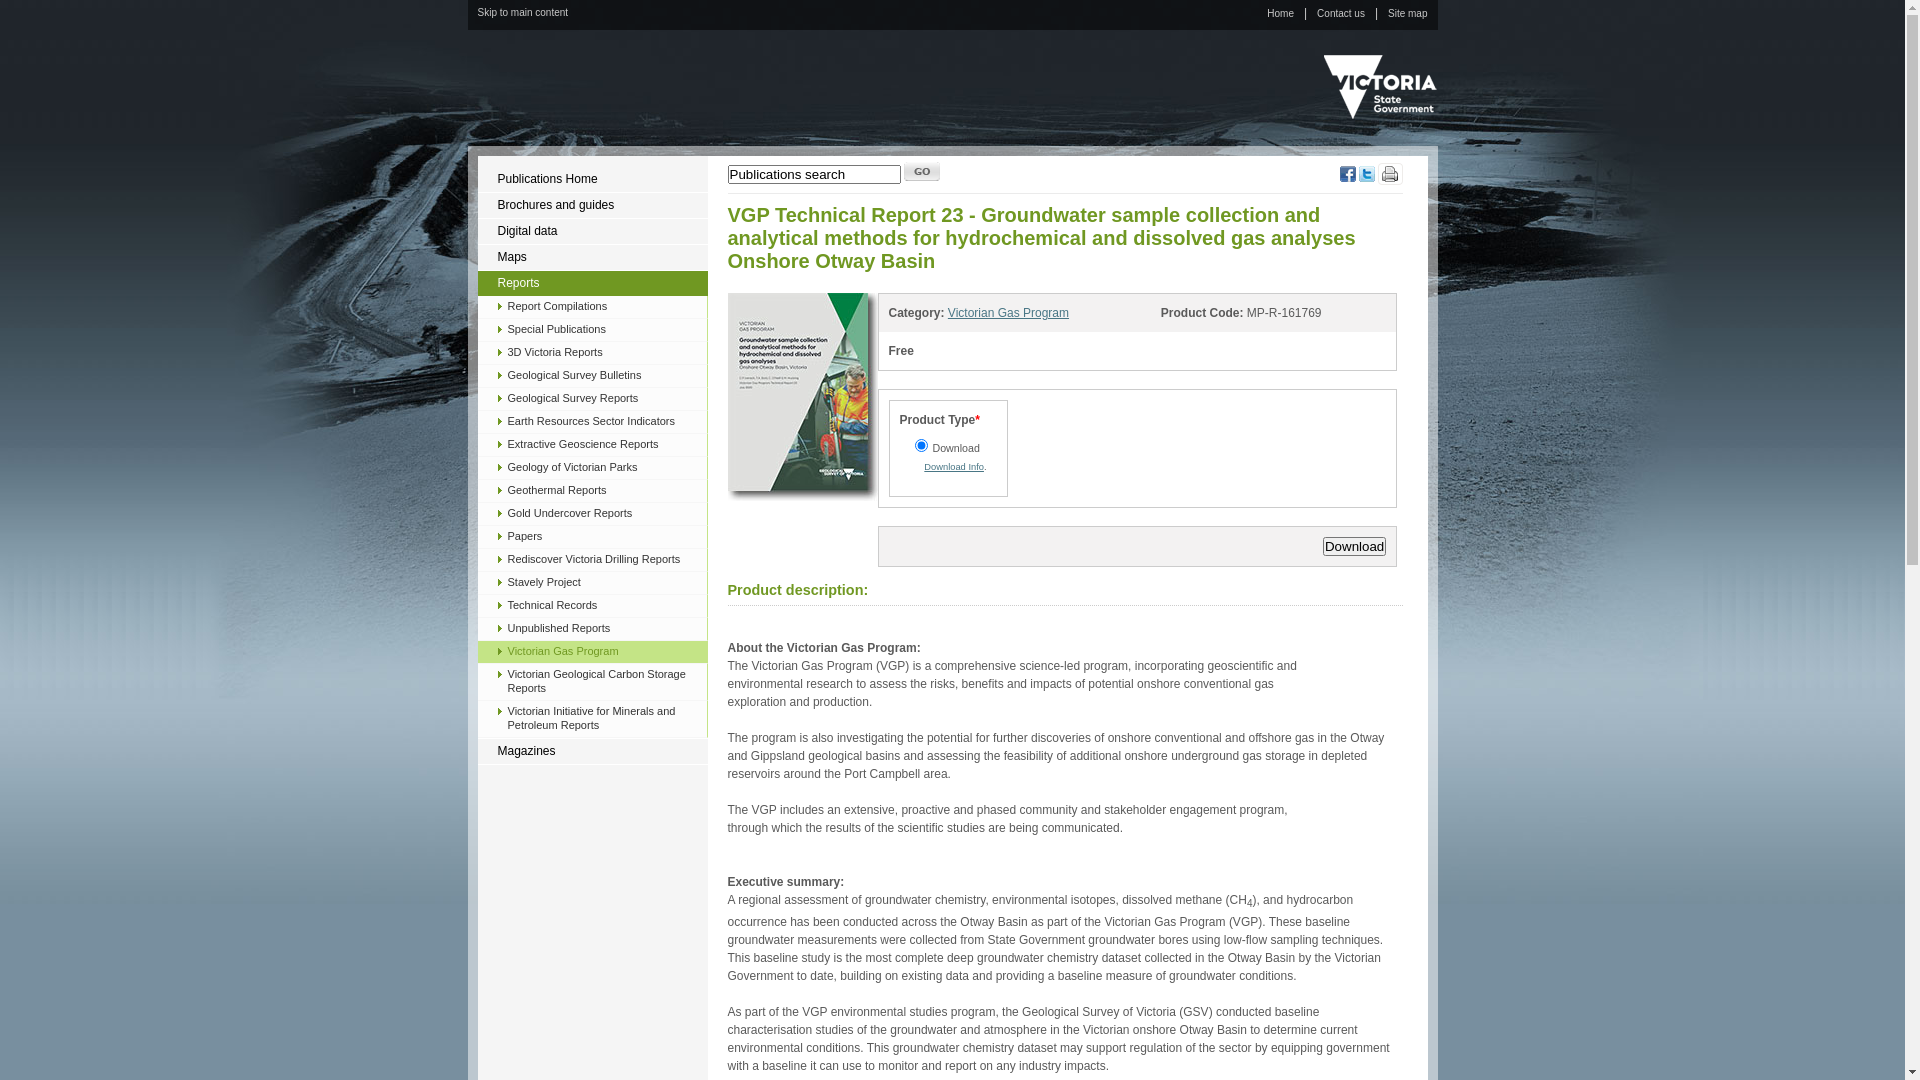 Image resolution: width=1920 pixels, height=1080 pixels. What do you see at coordinates (591, 717) in the screenshot?
I see `'Victorian Initiative for Minerals and Petroleum Reports'` at bounding box center [591, 717].